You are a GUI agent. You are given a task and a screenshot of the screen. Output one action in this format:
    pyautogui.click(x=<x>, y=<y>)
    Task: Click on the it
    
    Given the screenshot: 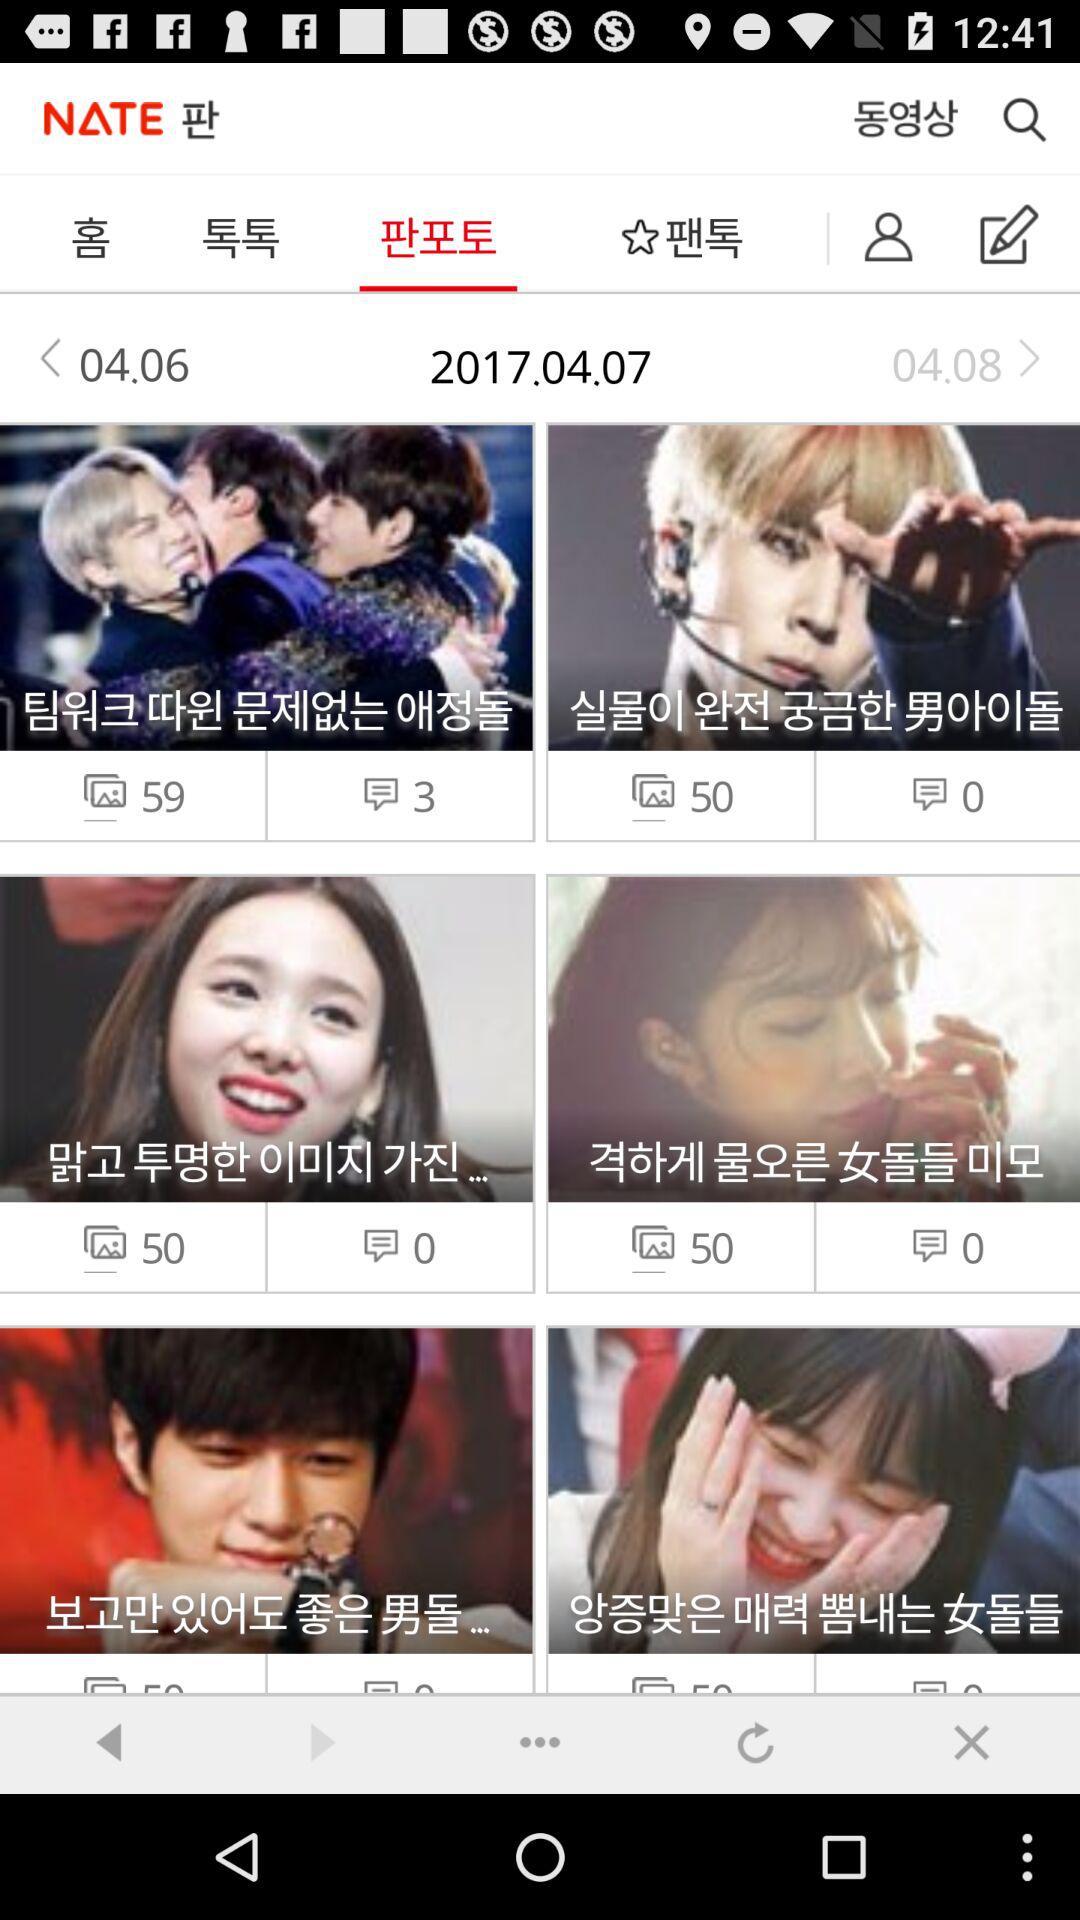 What is the action you would take?
    pyautogui.click(x=971, y=1741)
    